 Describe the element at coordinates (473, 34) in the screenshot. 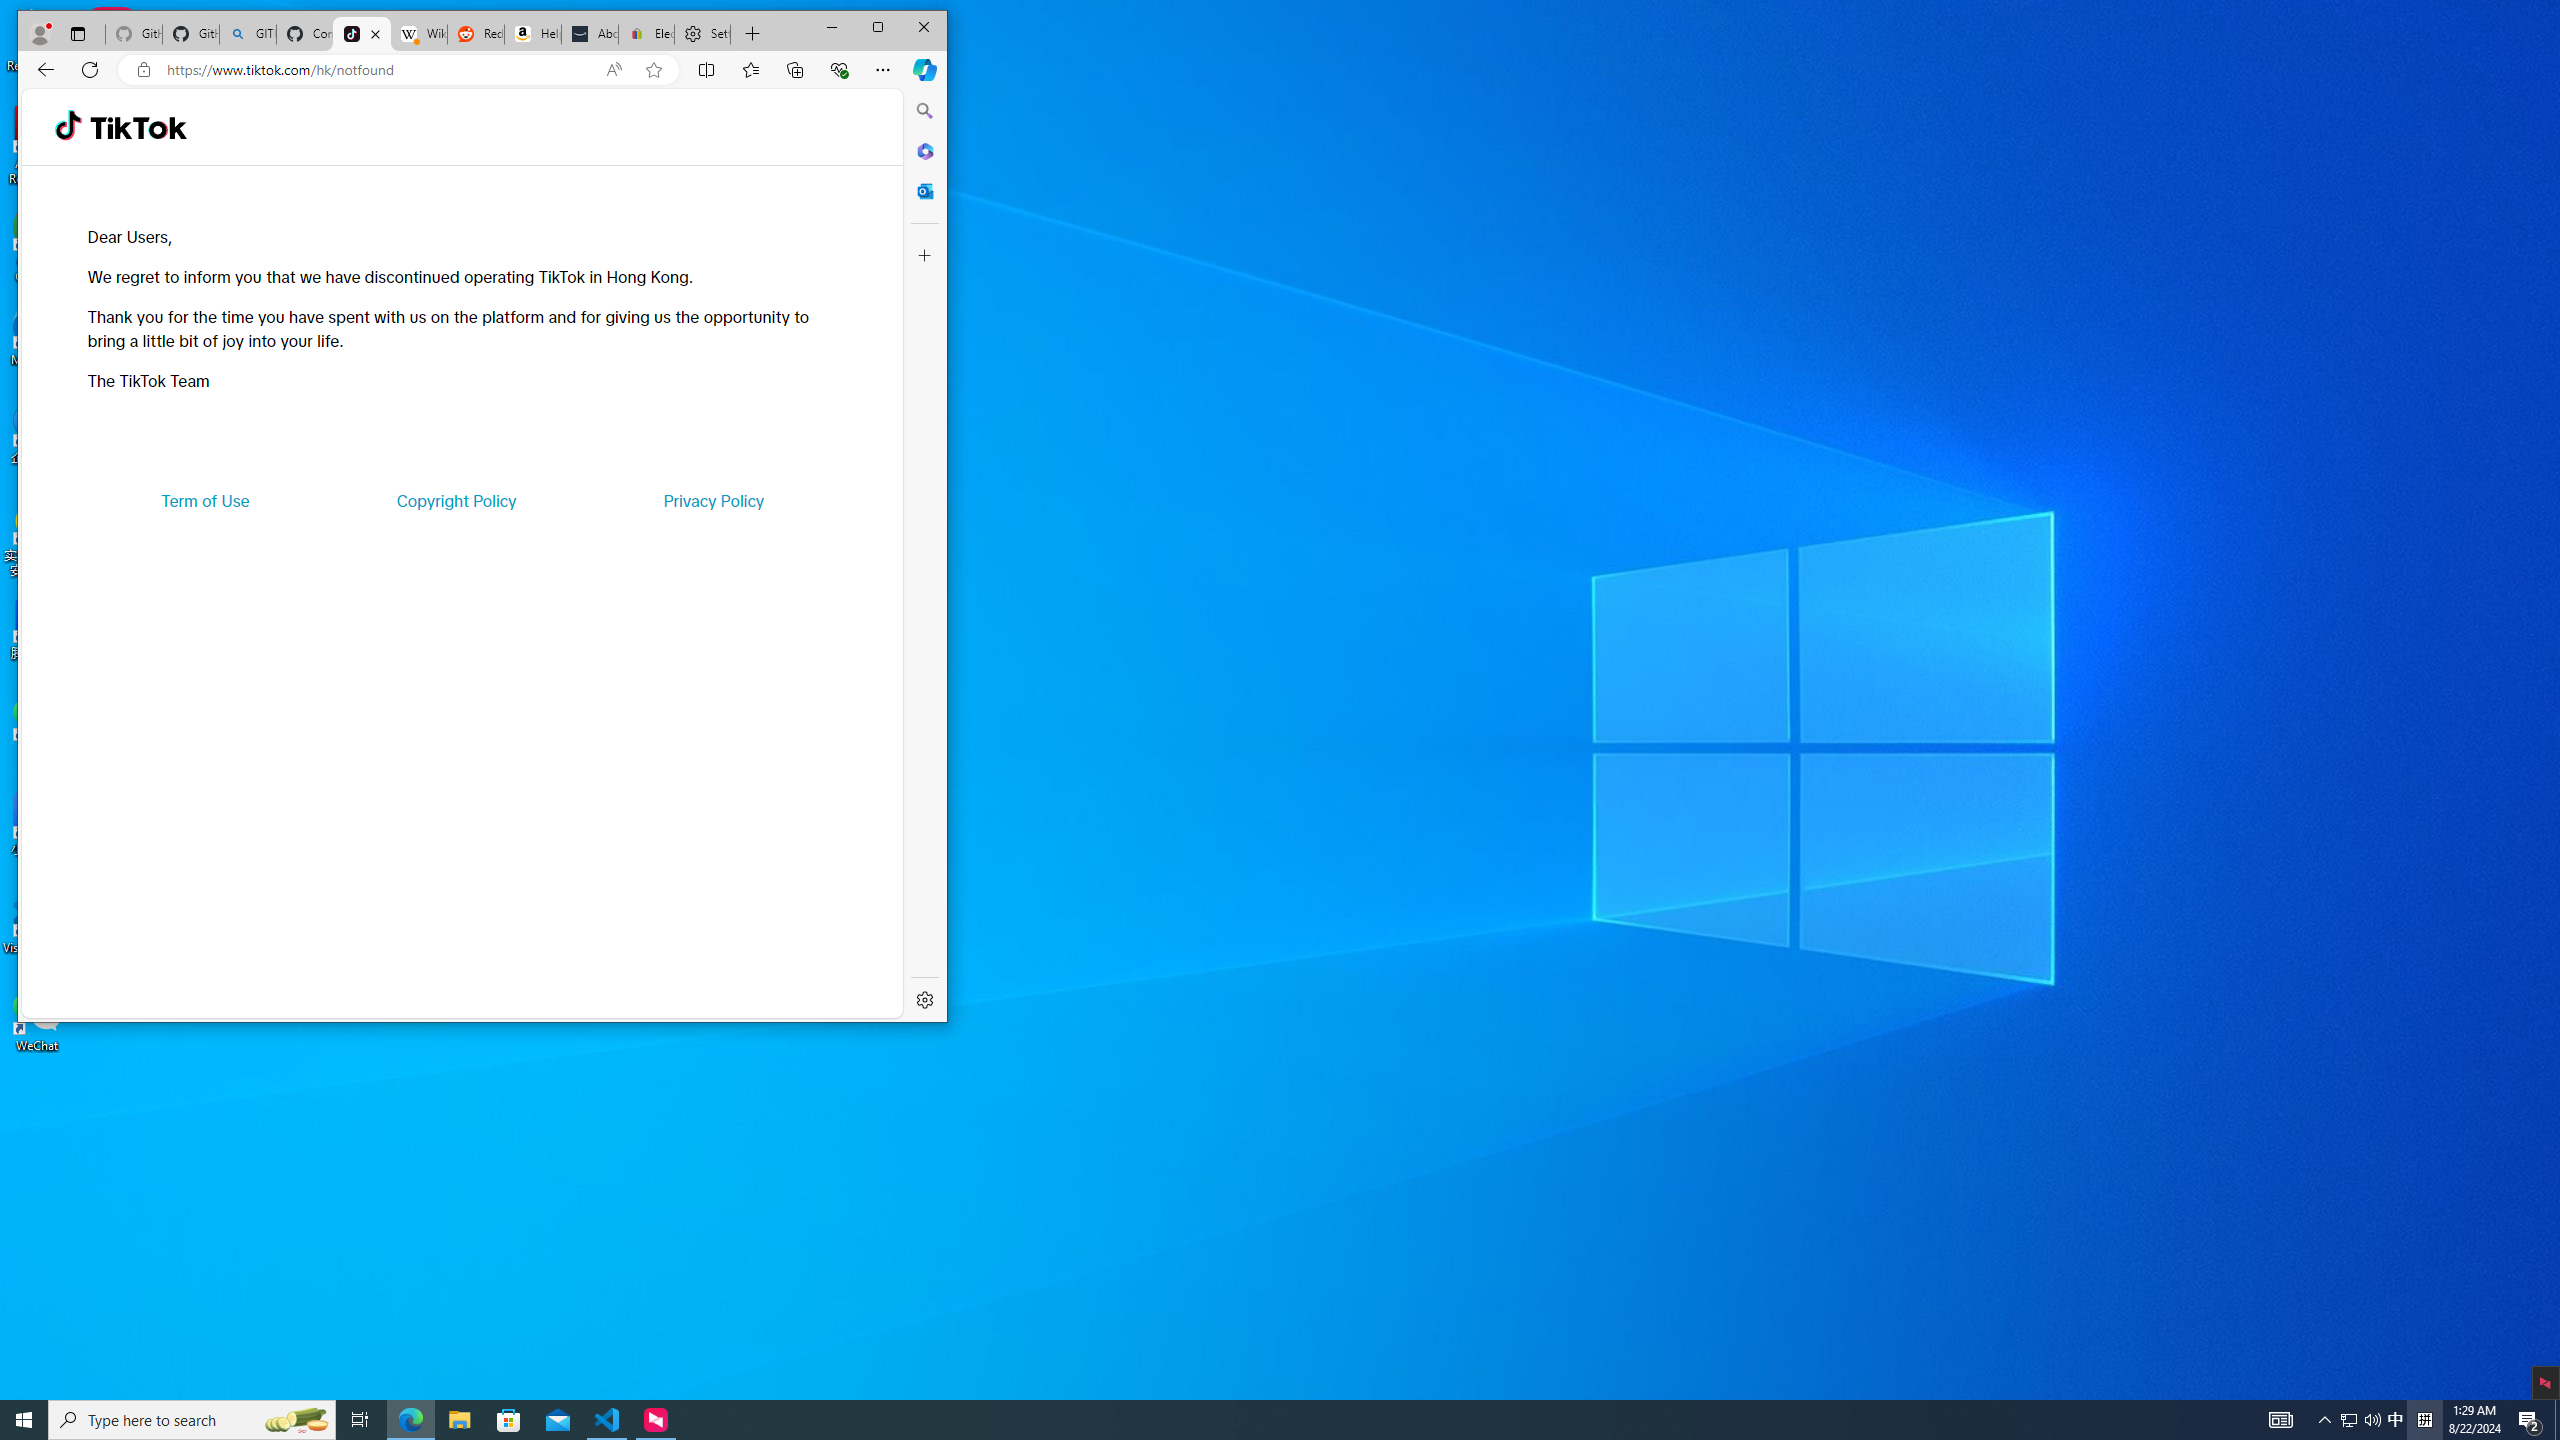

I see `'Reddit - Dive into anything'` at that location.